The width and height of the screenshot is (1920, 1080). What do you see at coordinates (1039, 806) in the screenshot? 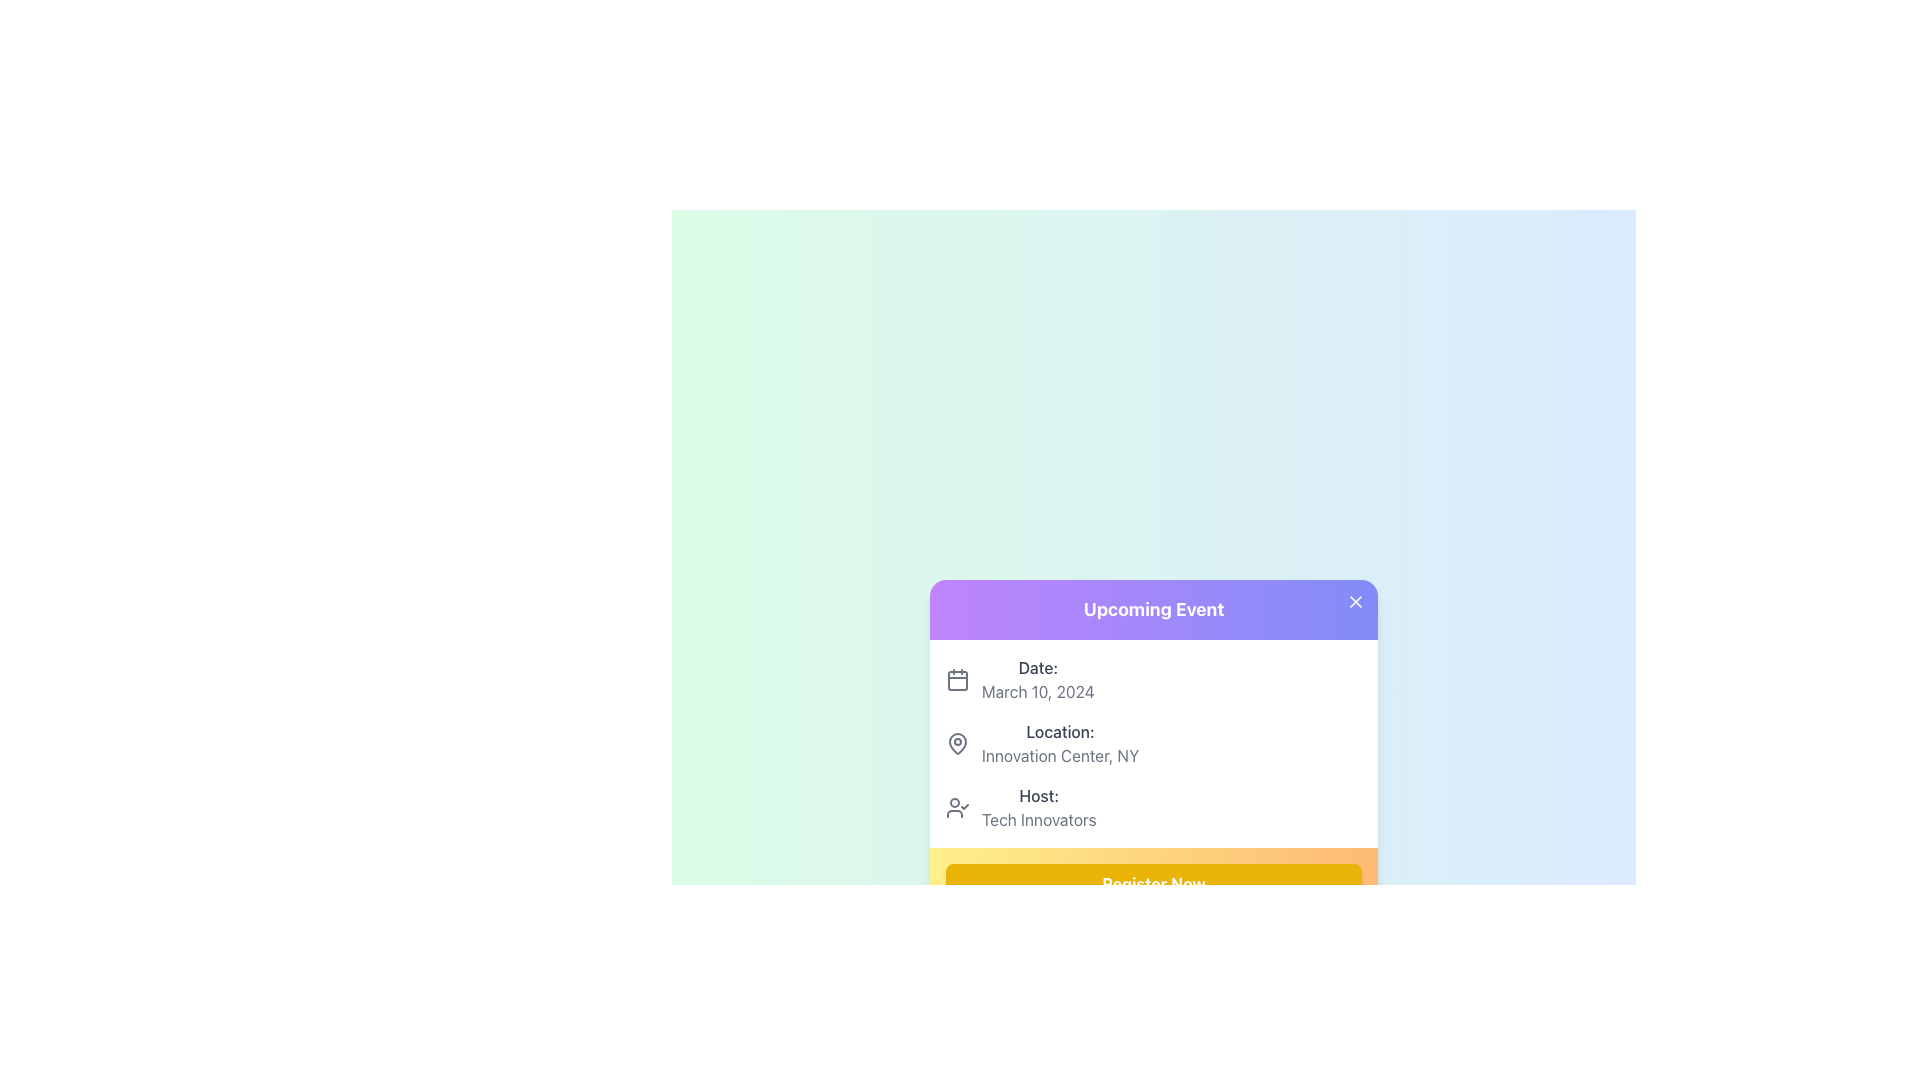
I see `the informational text label that specifies the event host, located below 'Date' and 'Location', which displays 'Host:' and 'Tech Innovators'` at bounding box center [1039, 806].